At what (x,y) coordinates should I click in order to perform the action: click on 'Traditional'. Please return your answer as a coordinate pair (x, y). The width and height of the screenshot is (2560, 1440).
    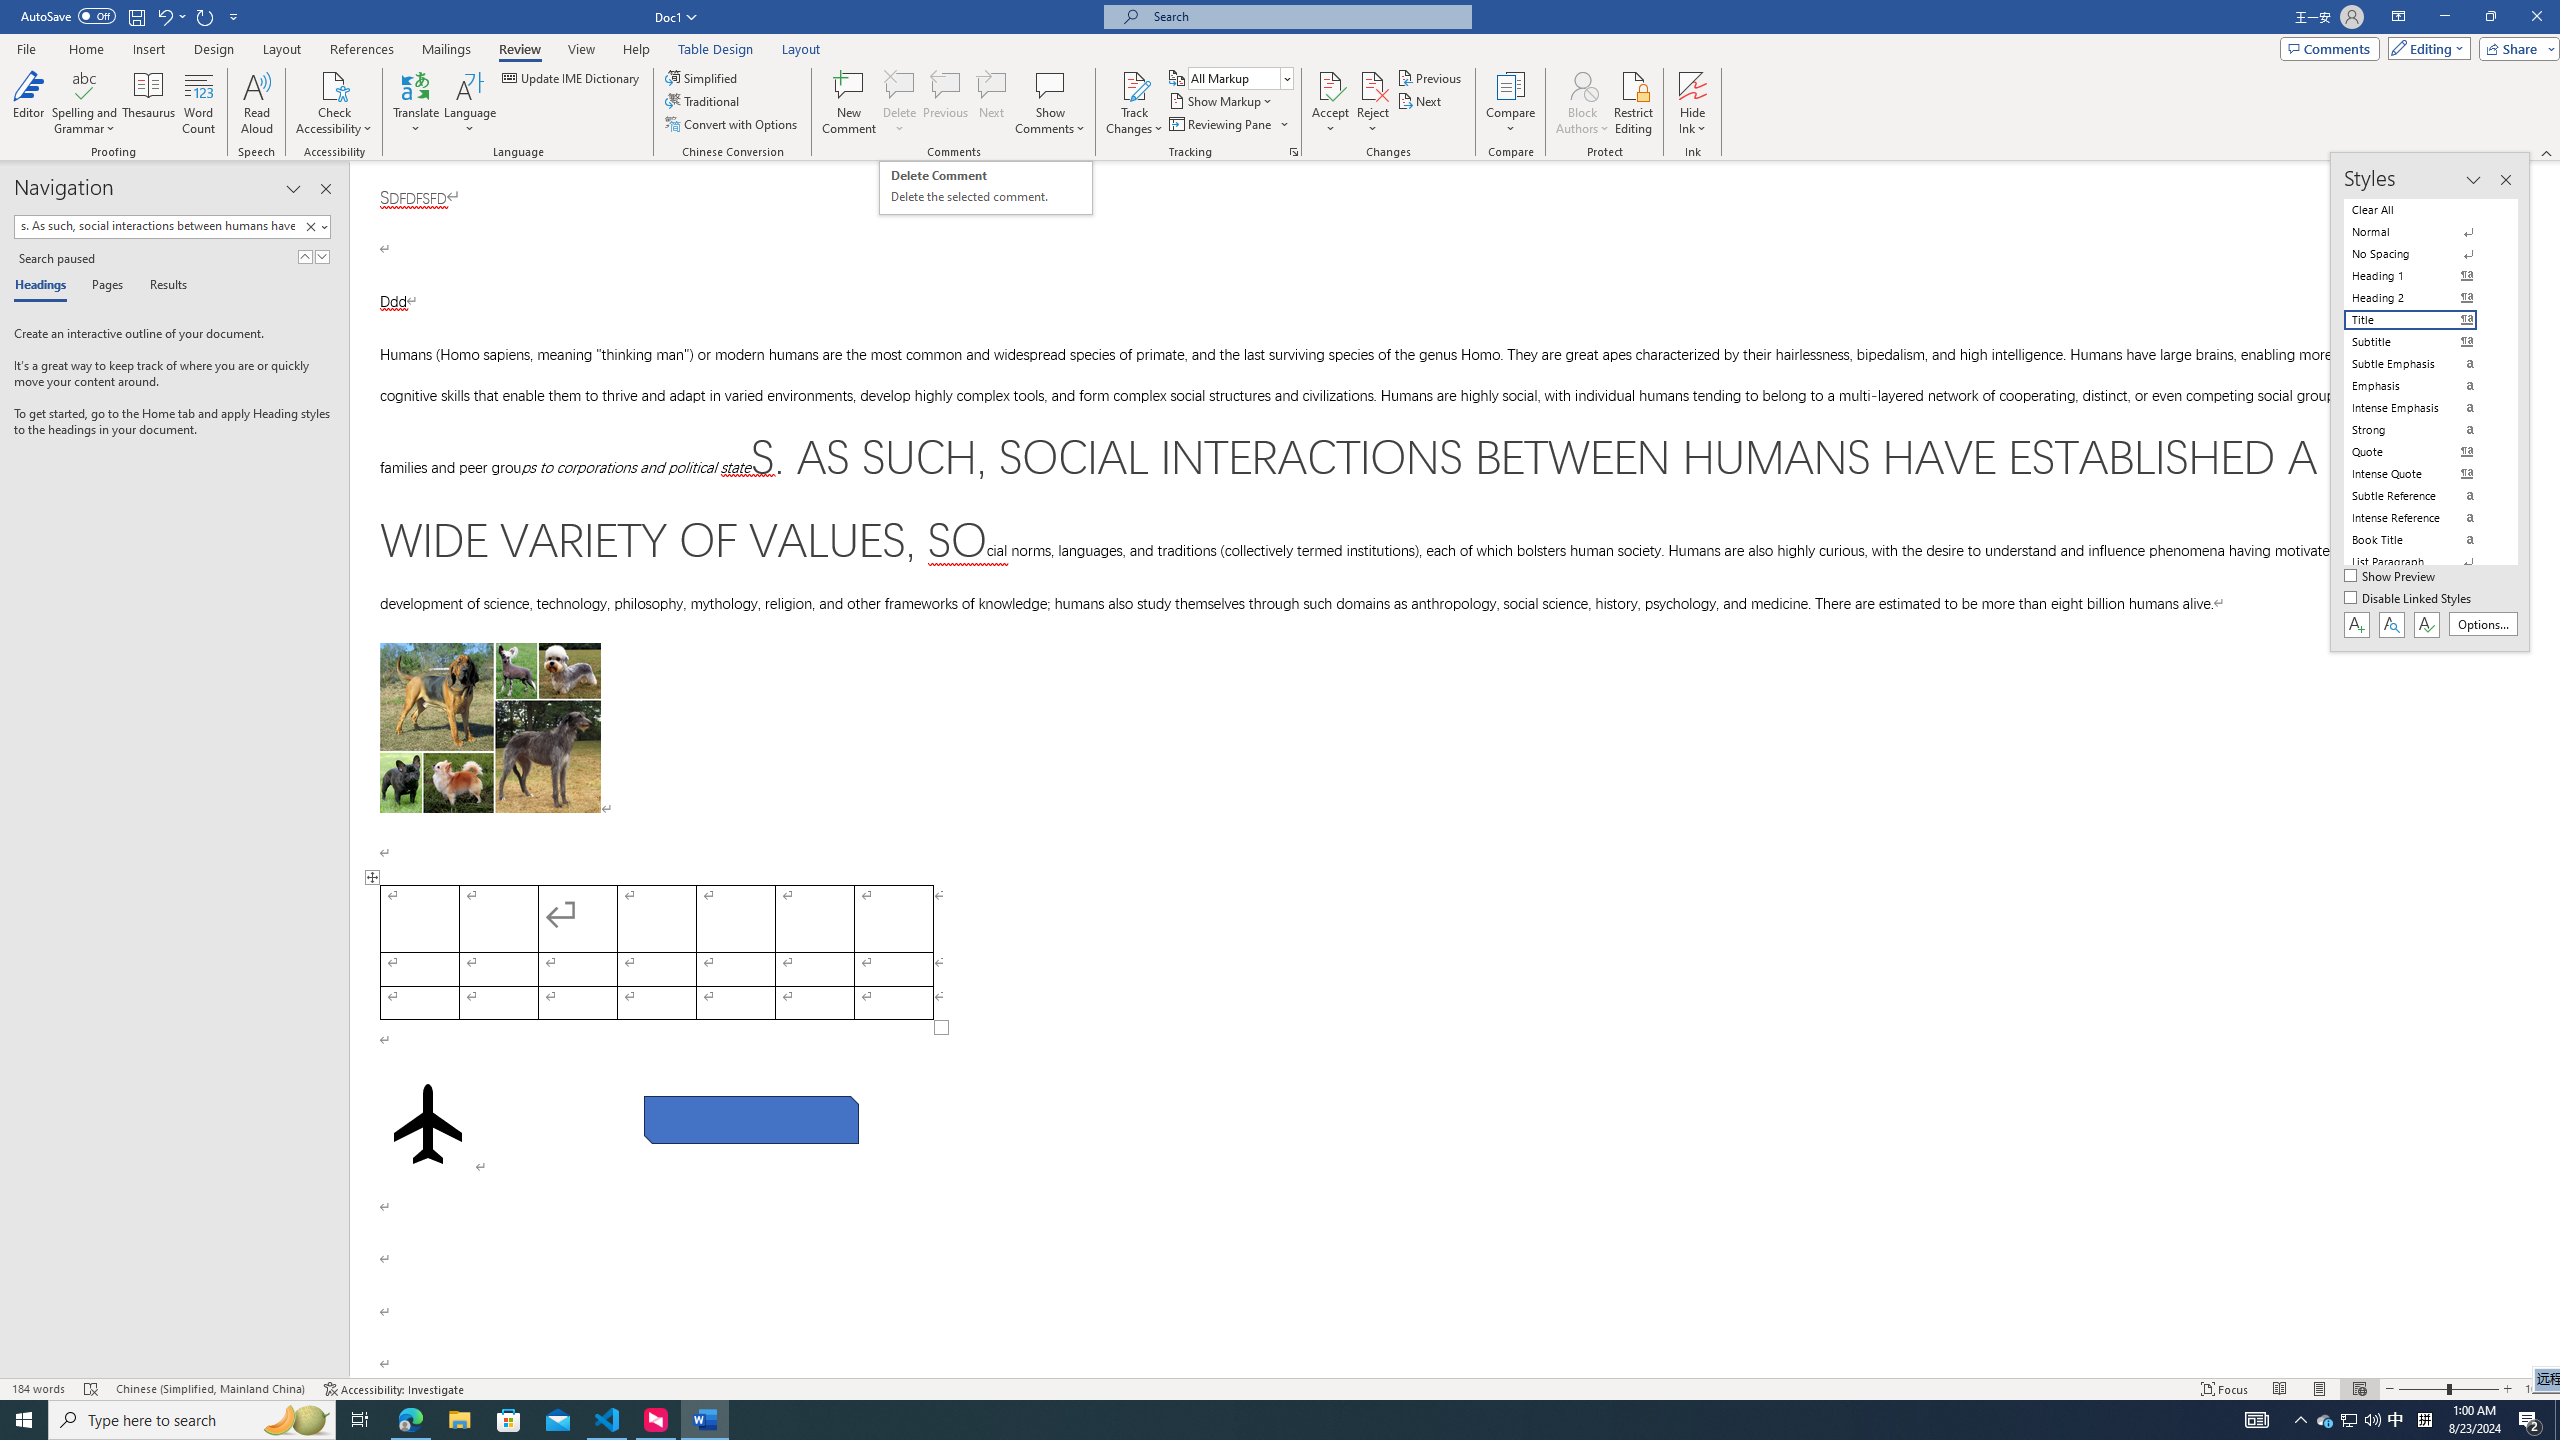
    Looking at the image, I should click on (704, 99).